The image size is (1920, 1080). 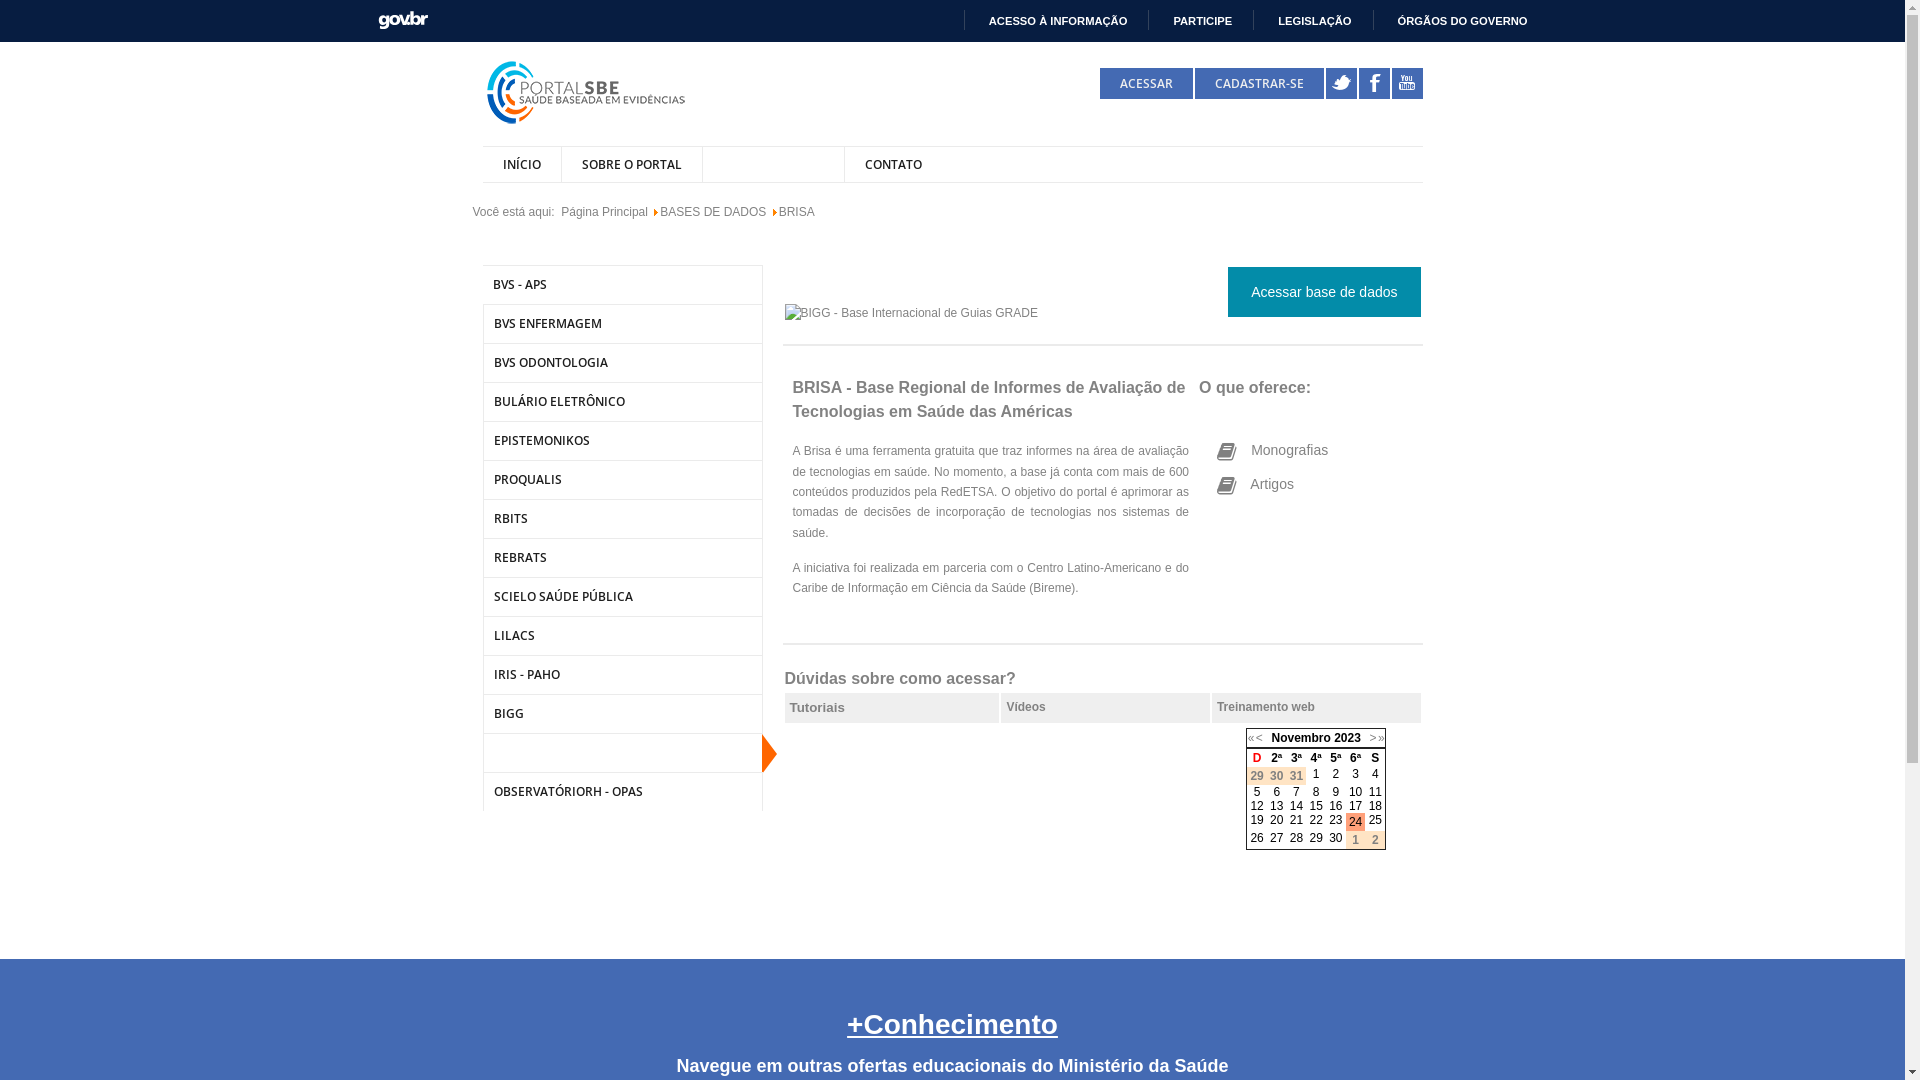 What do you see at coordinates (1324, 292) in the screenshot?
I see `'Acessar base de dados'` at bounding box center [1324, 292].